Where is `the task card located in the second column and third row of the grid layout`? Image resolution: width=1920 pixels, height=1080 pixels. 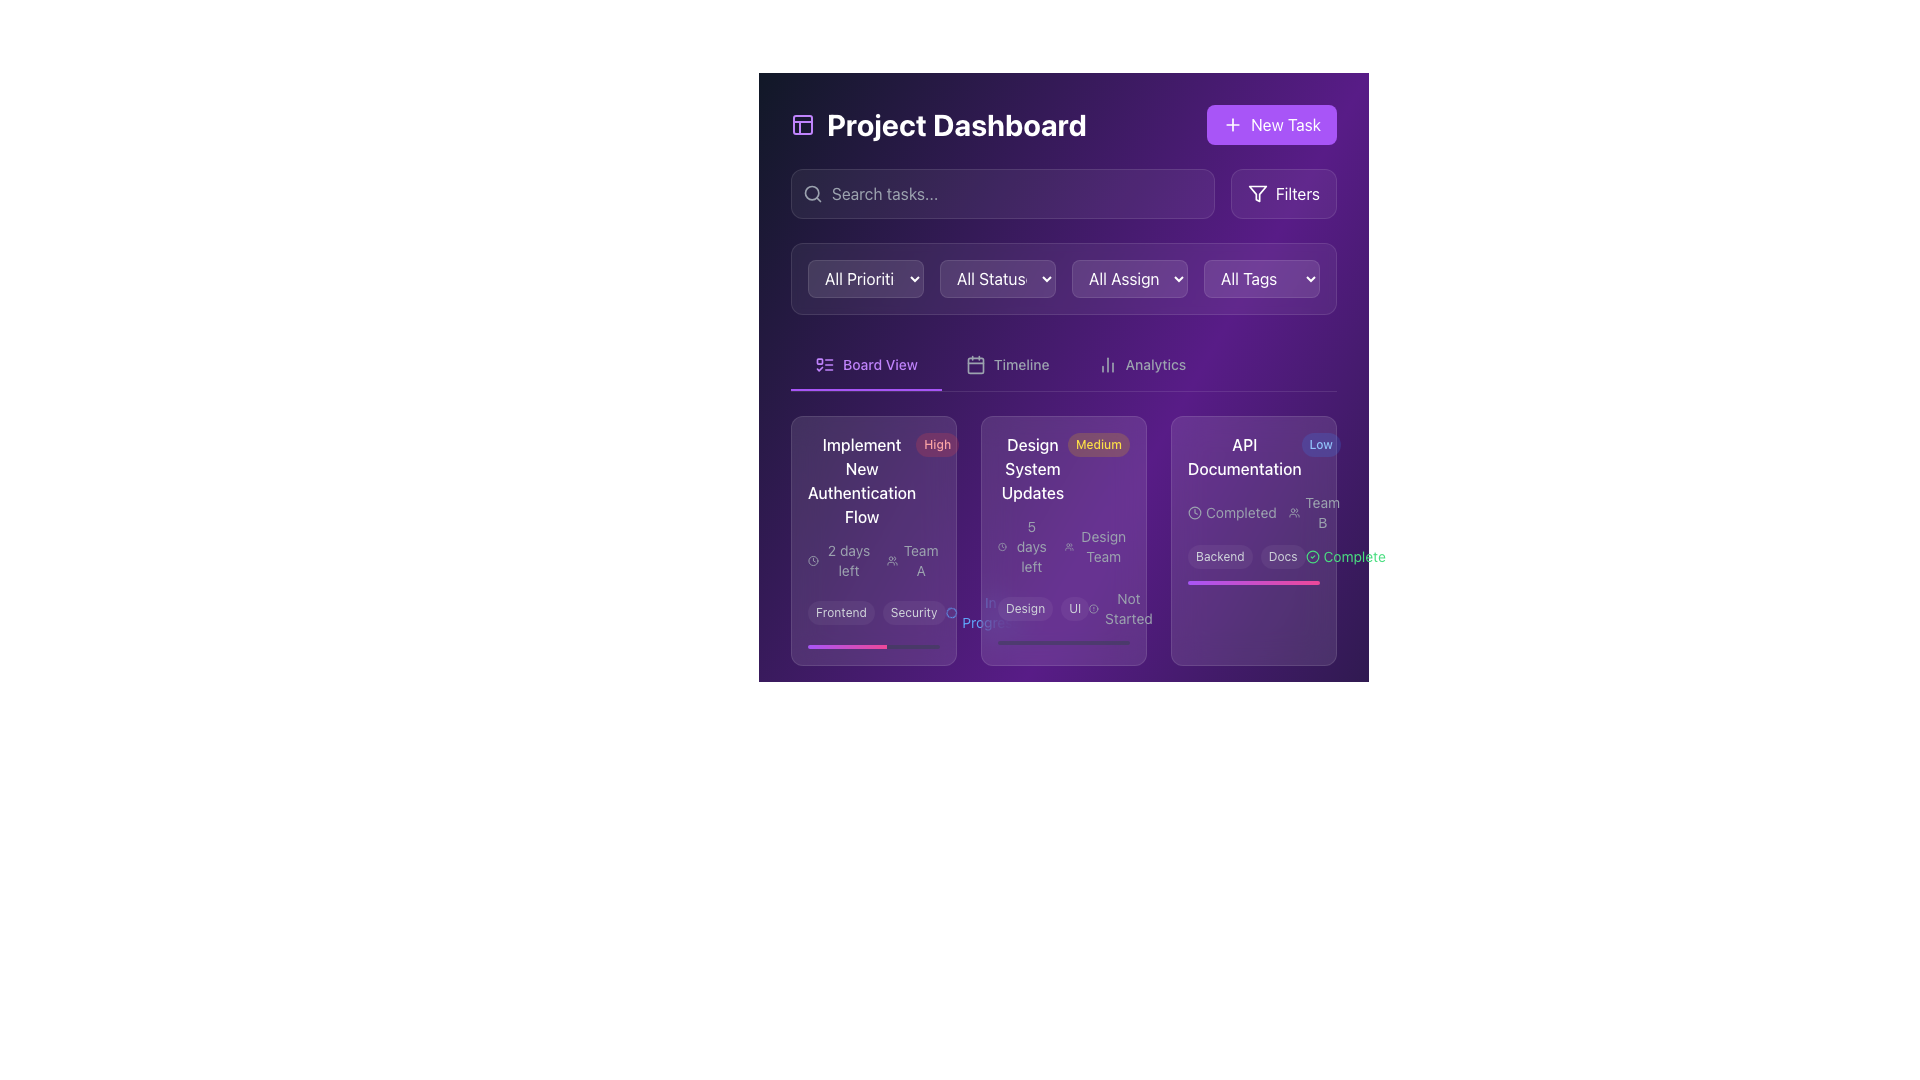 the task card located in the second column and third row of the grid layout is located at coordinates (1063, 801).